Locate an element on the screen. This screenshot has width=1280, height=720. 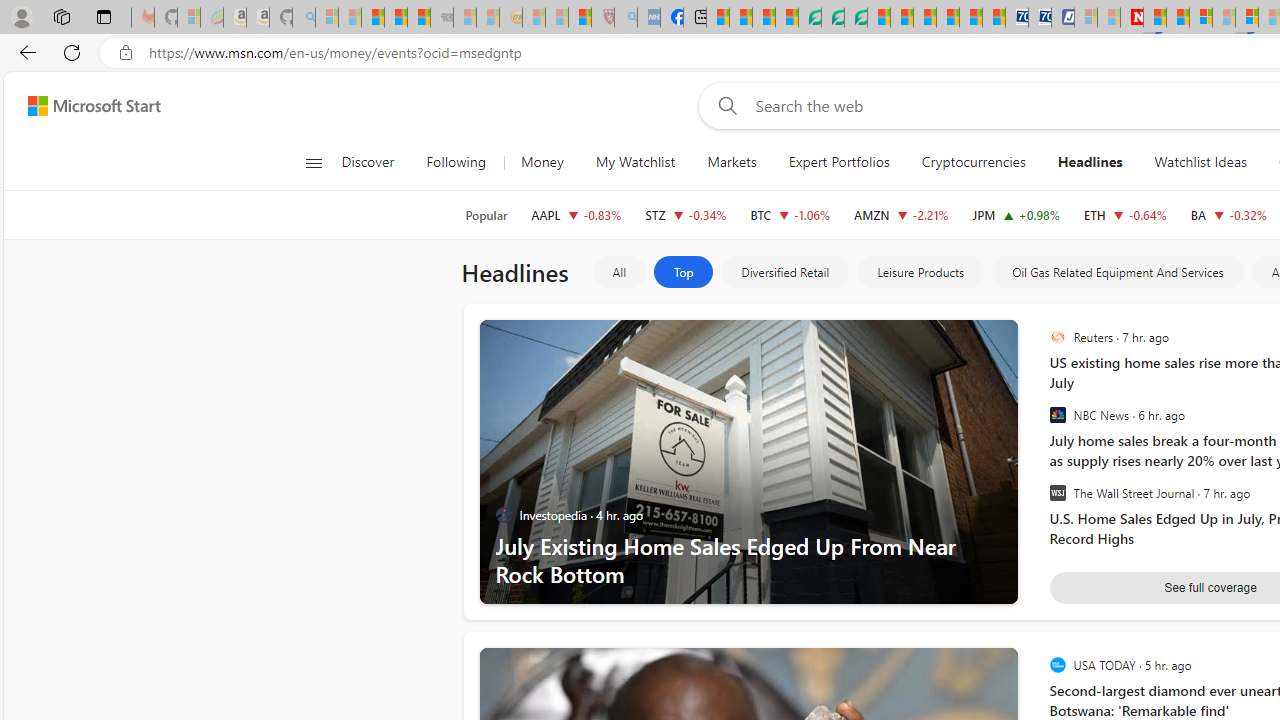
'Headlines' is located at coordinates (1088, 162).